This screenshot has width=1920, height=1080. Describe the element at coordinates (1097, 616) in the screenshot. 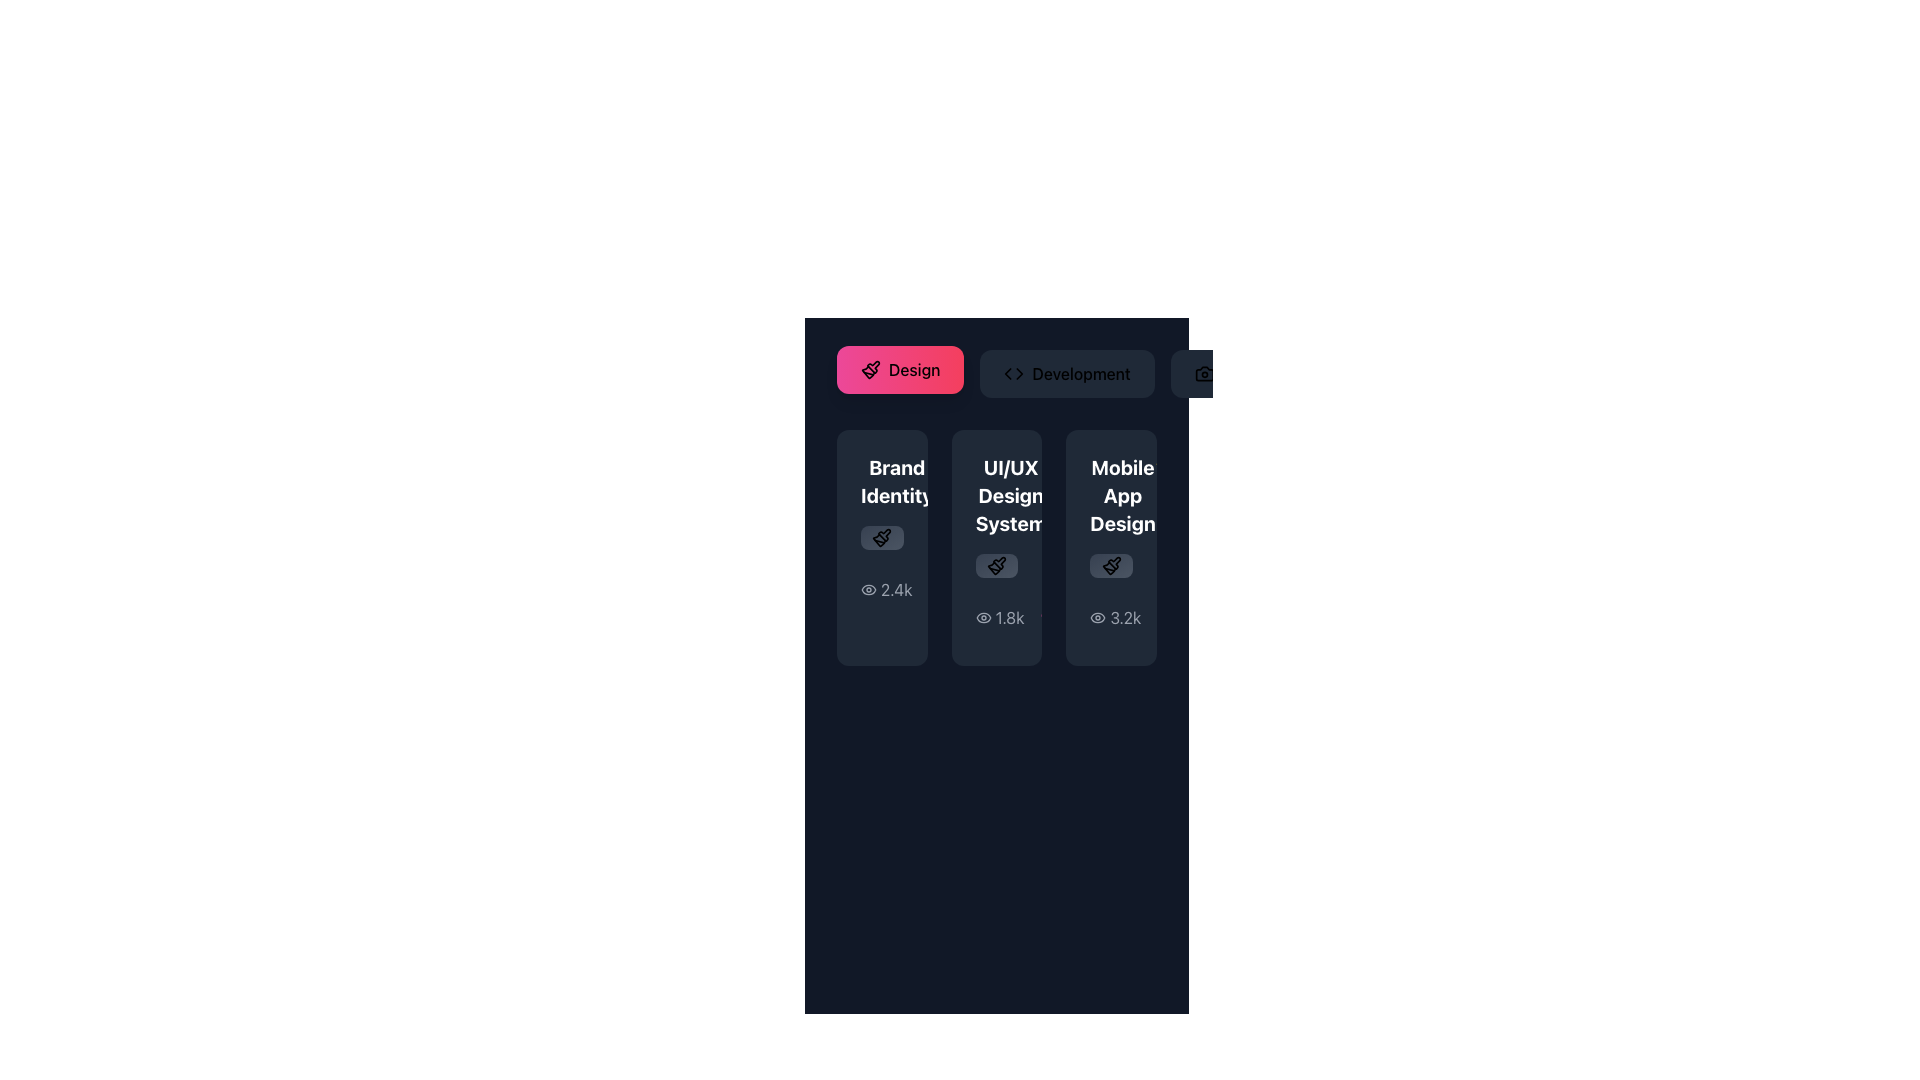

I see `eye-shaped icon representing views in the 'Mobile App Design' section, located to the left of the '3.2k' text` at that location.